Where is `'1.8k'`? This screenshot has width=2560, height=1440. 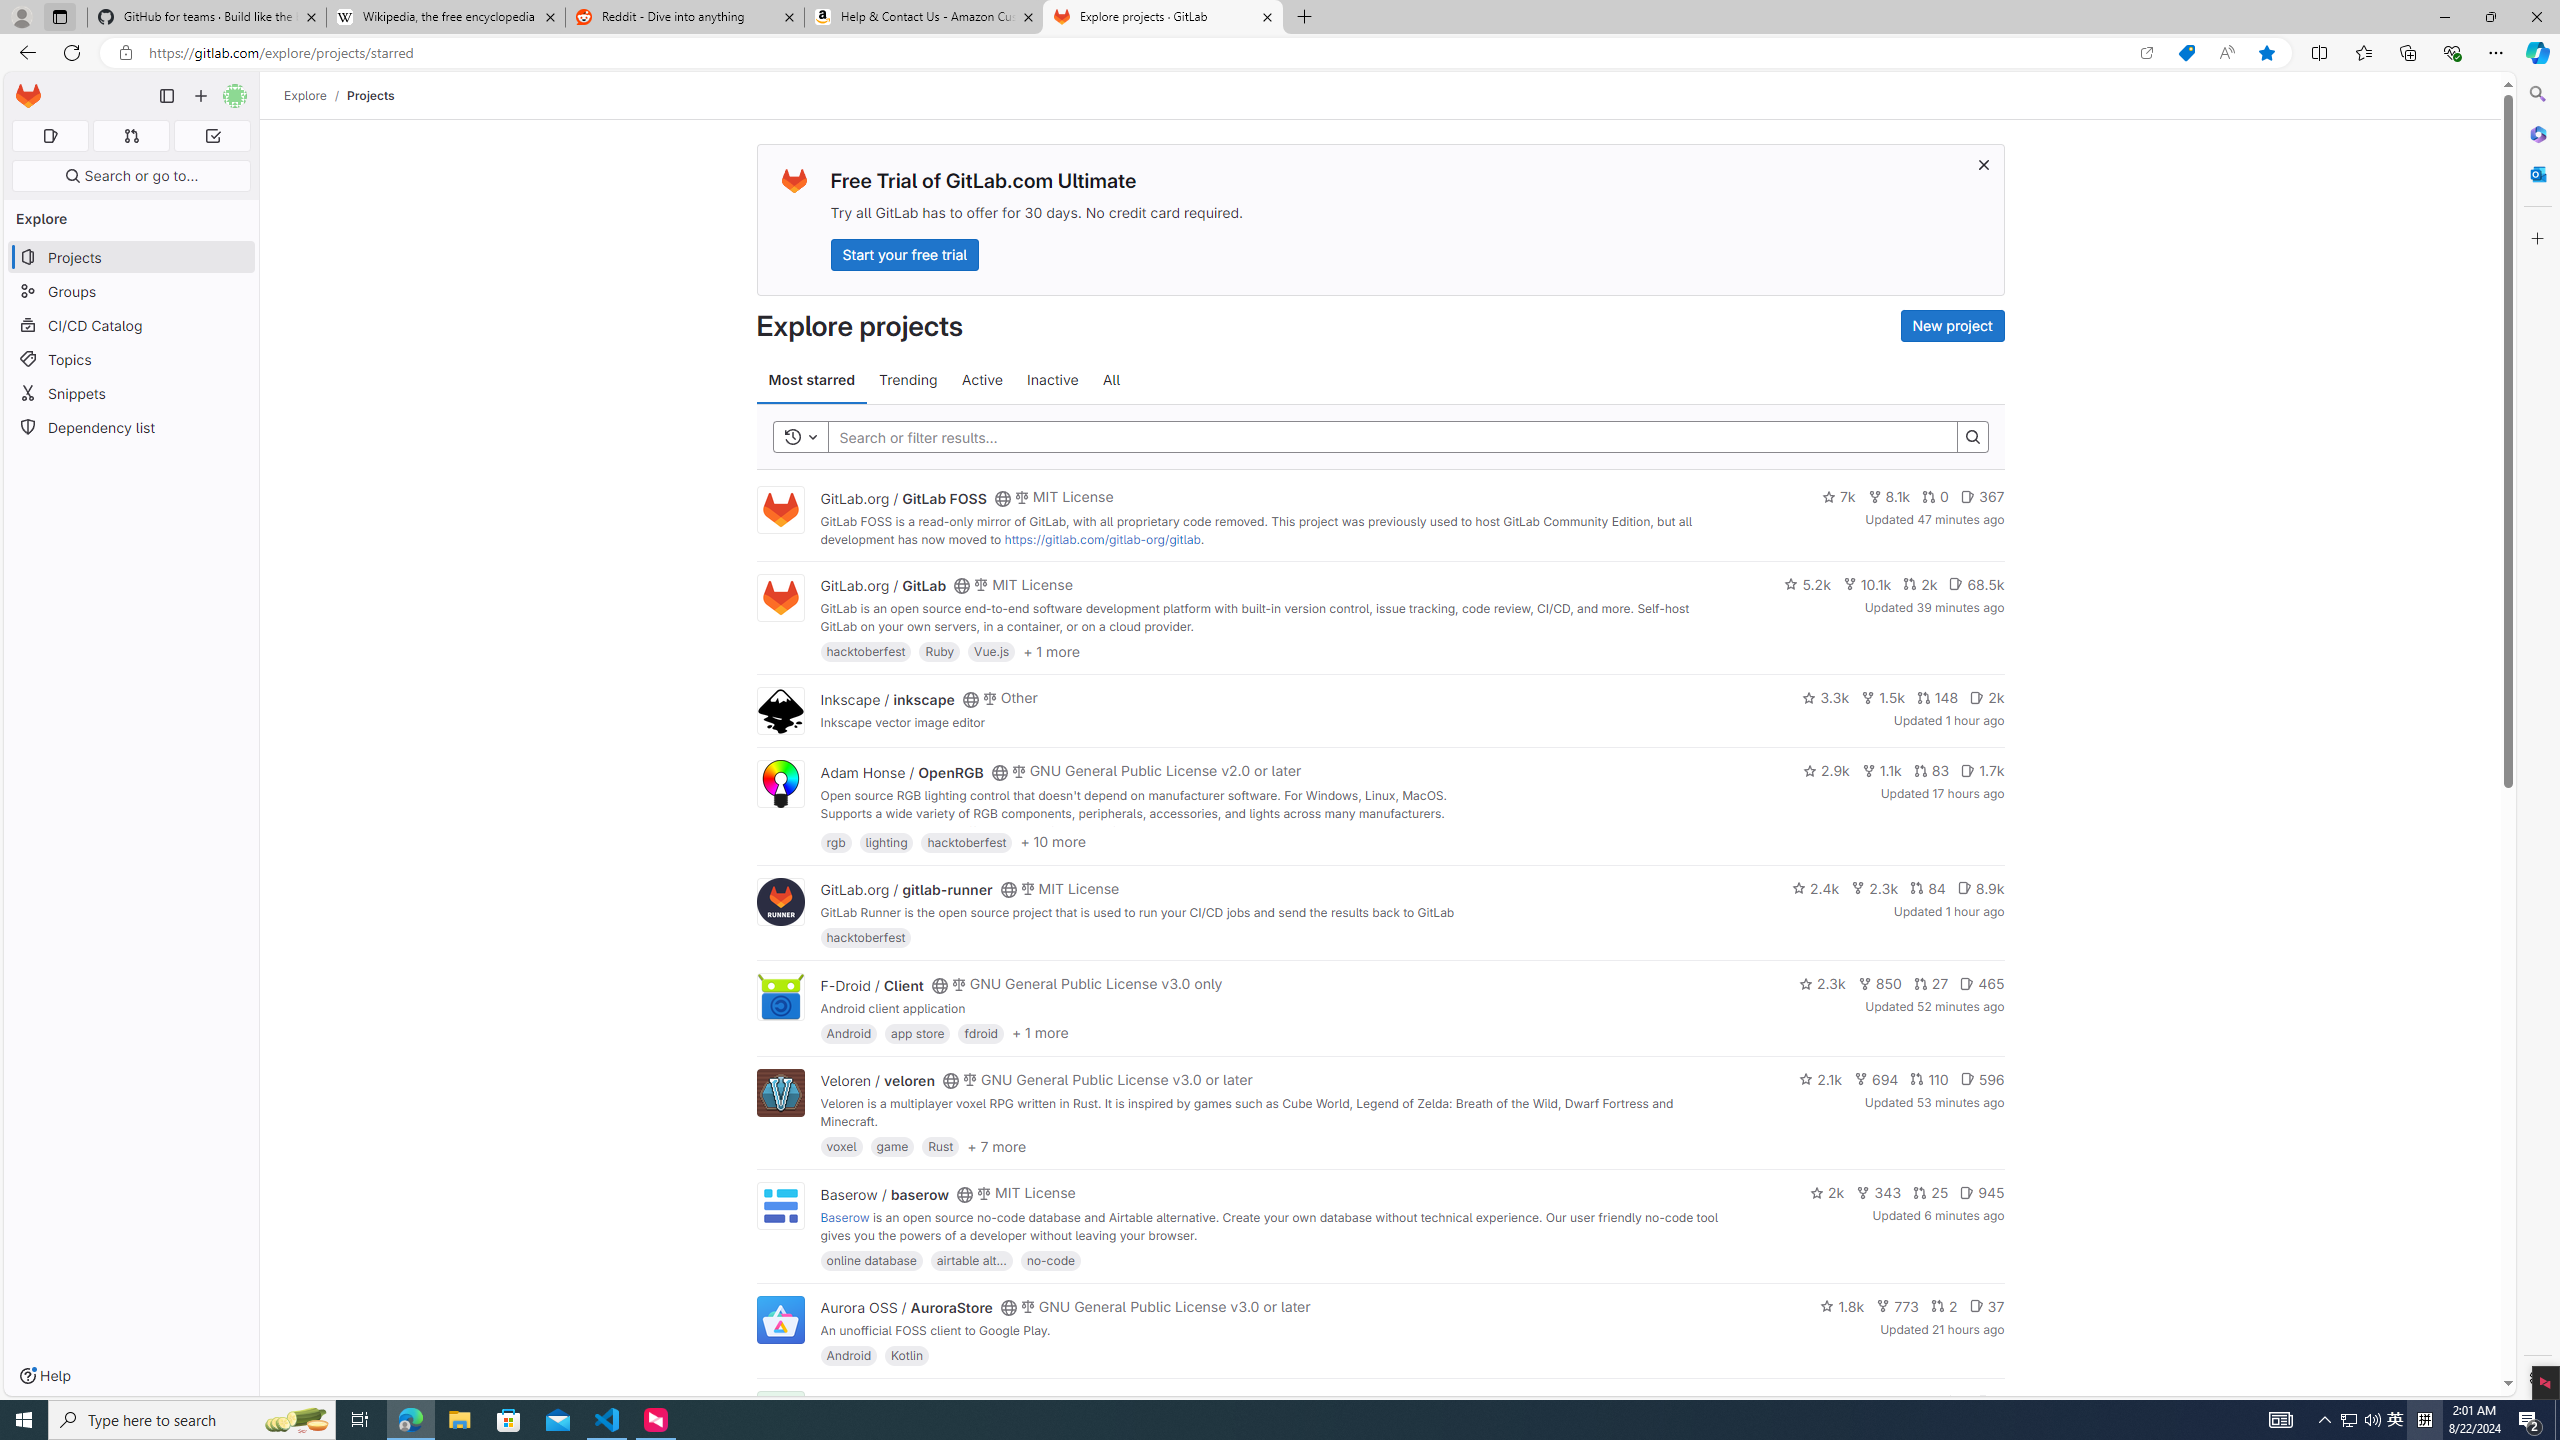
'1.8k' is located at coordinates (1842, 1305).